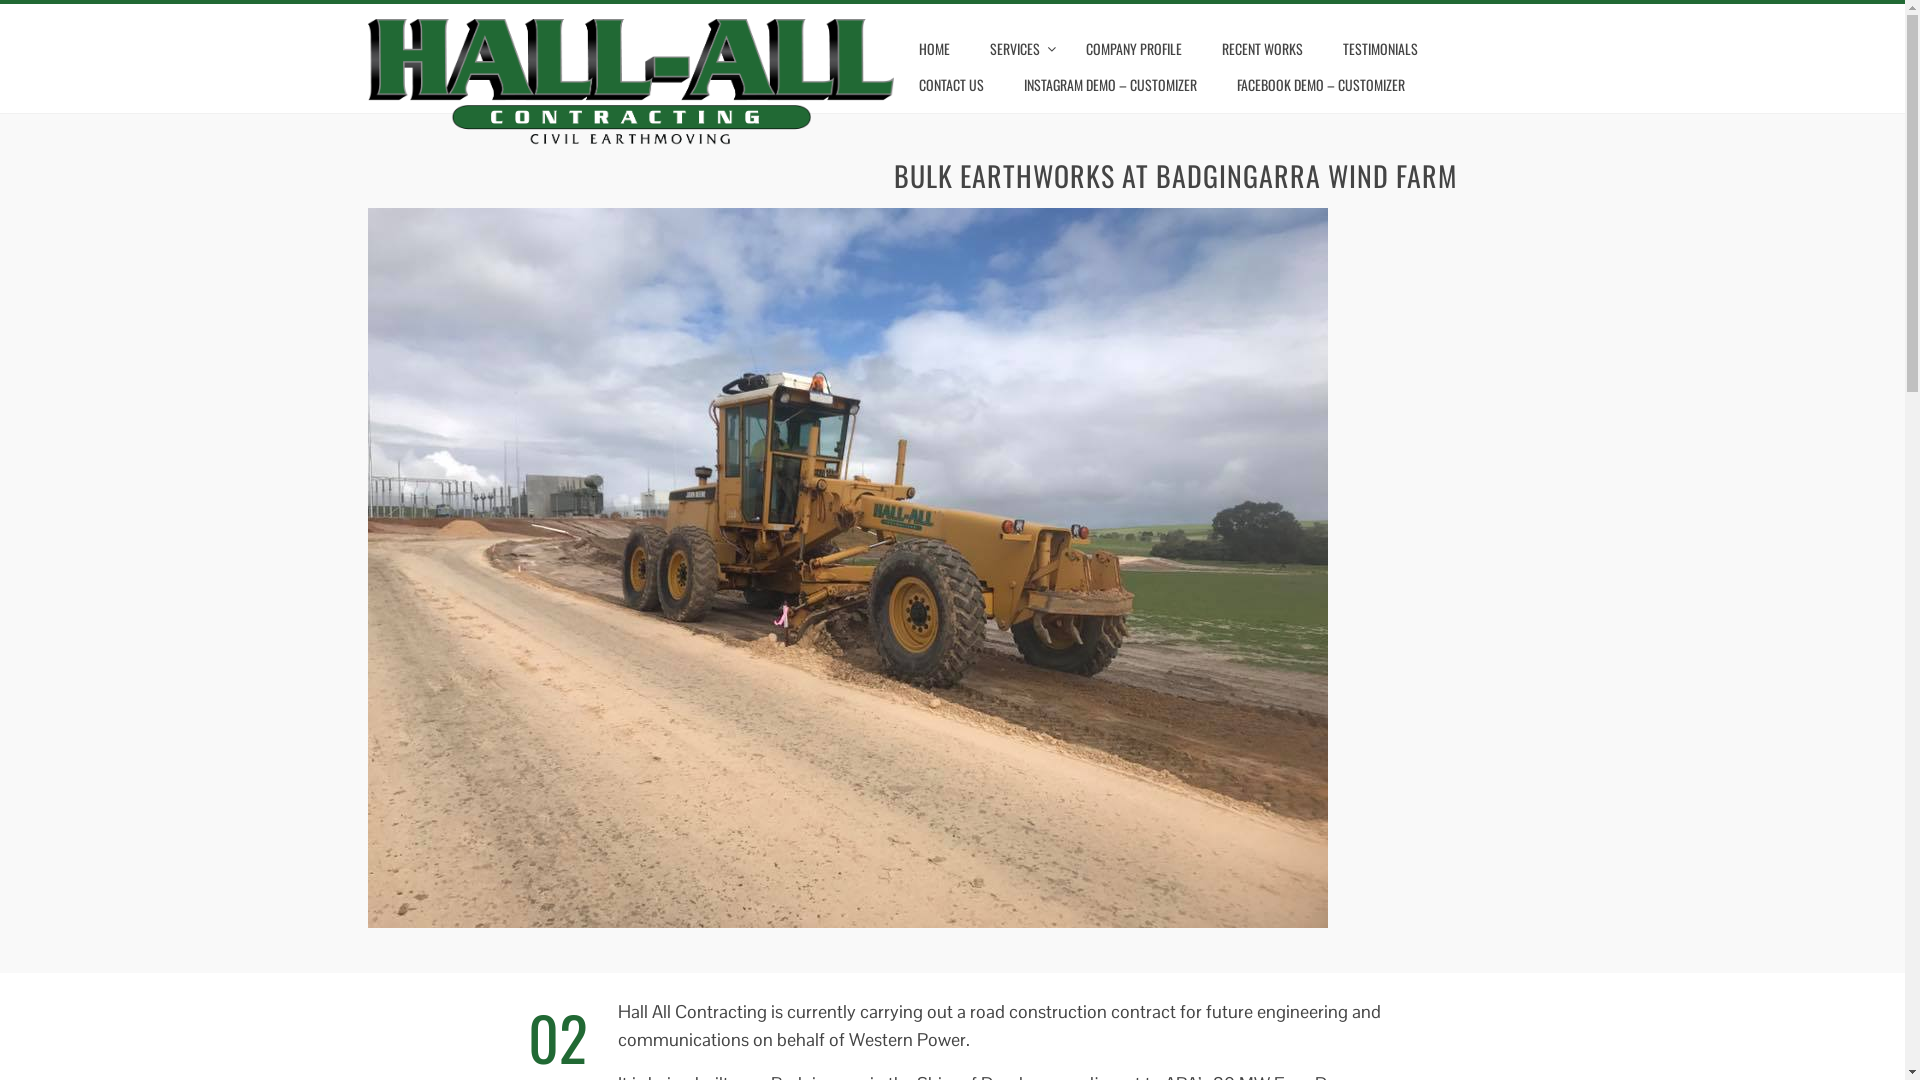 Image resolution: width=1920 pixels, height=1080 pixels. What do you see at coordinates (950, 83) in the screenshot?
I see `'CONTACT US'` at bounding box center [950, 83].